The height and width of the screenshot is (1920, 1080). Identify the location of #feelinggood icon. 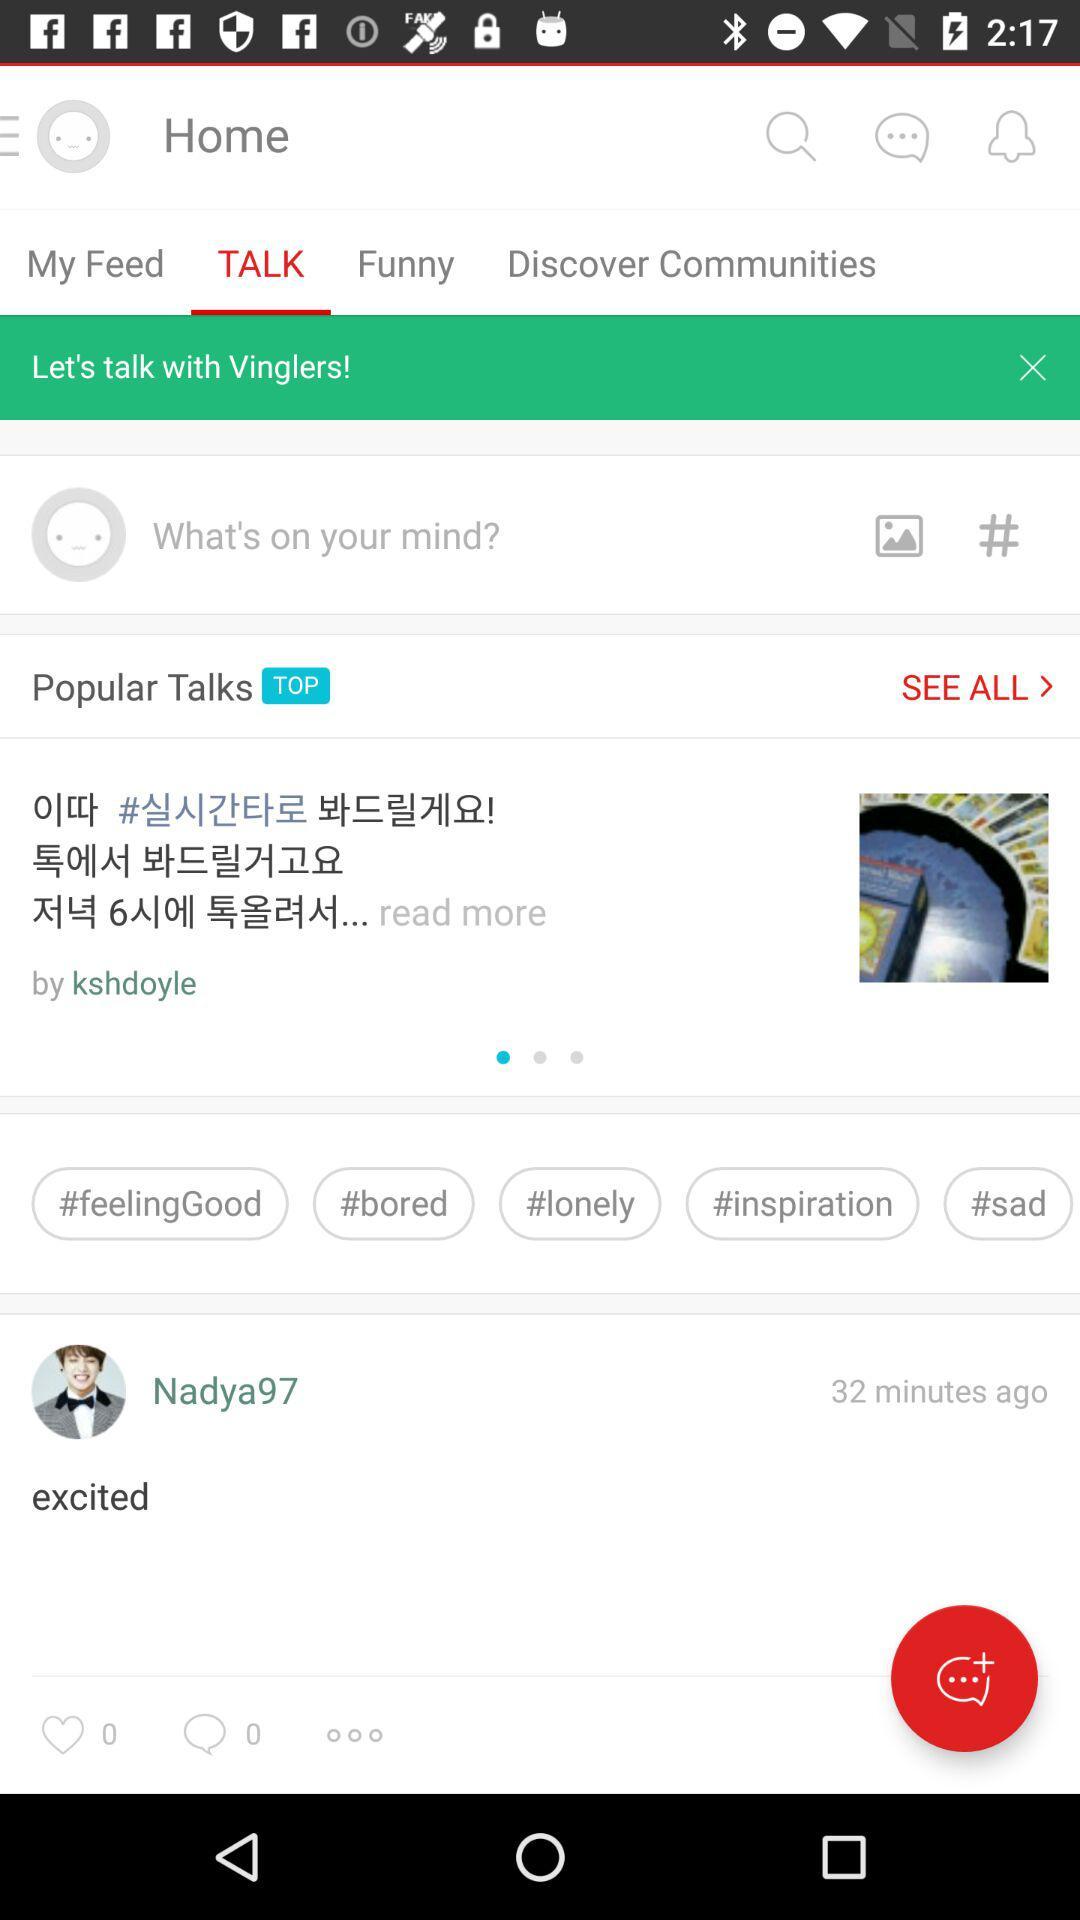
(159, 1202).